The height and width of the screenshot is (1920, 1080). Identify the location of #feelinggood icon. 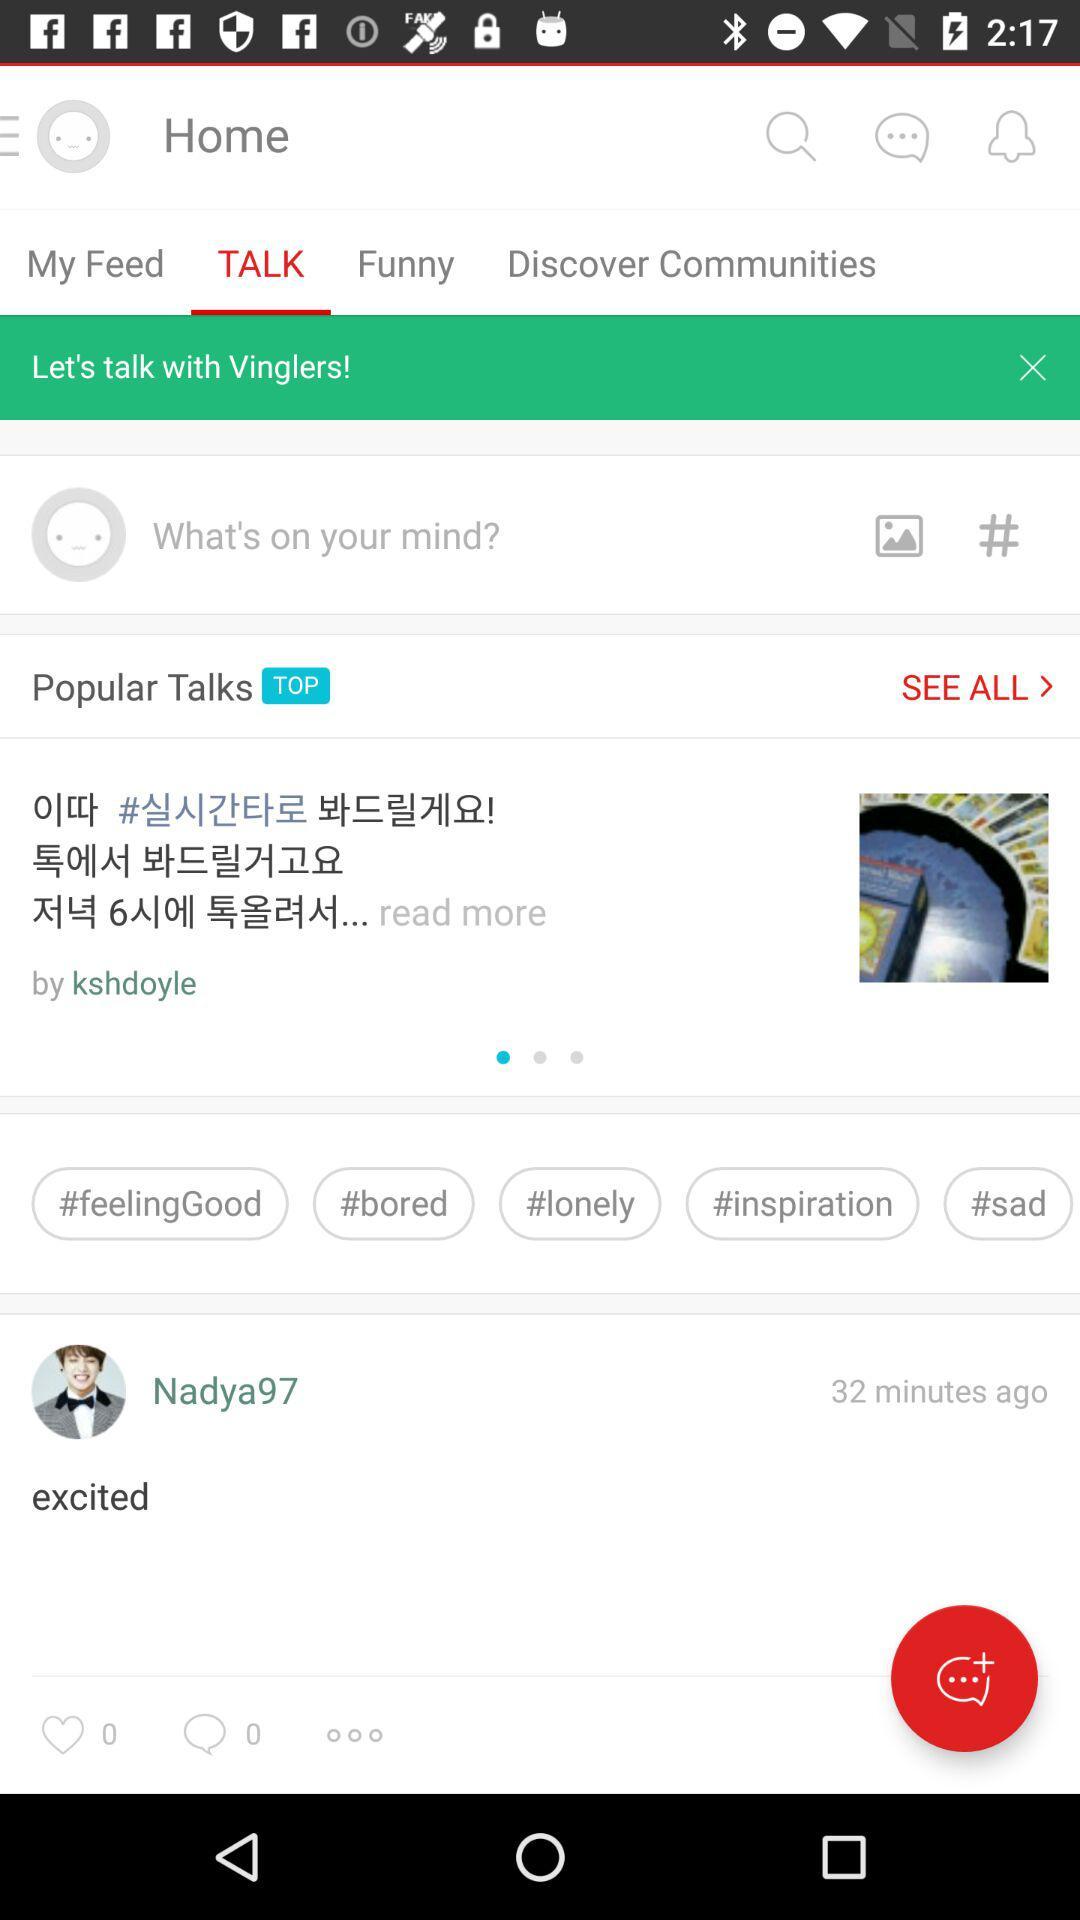
(159, 1202).